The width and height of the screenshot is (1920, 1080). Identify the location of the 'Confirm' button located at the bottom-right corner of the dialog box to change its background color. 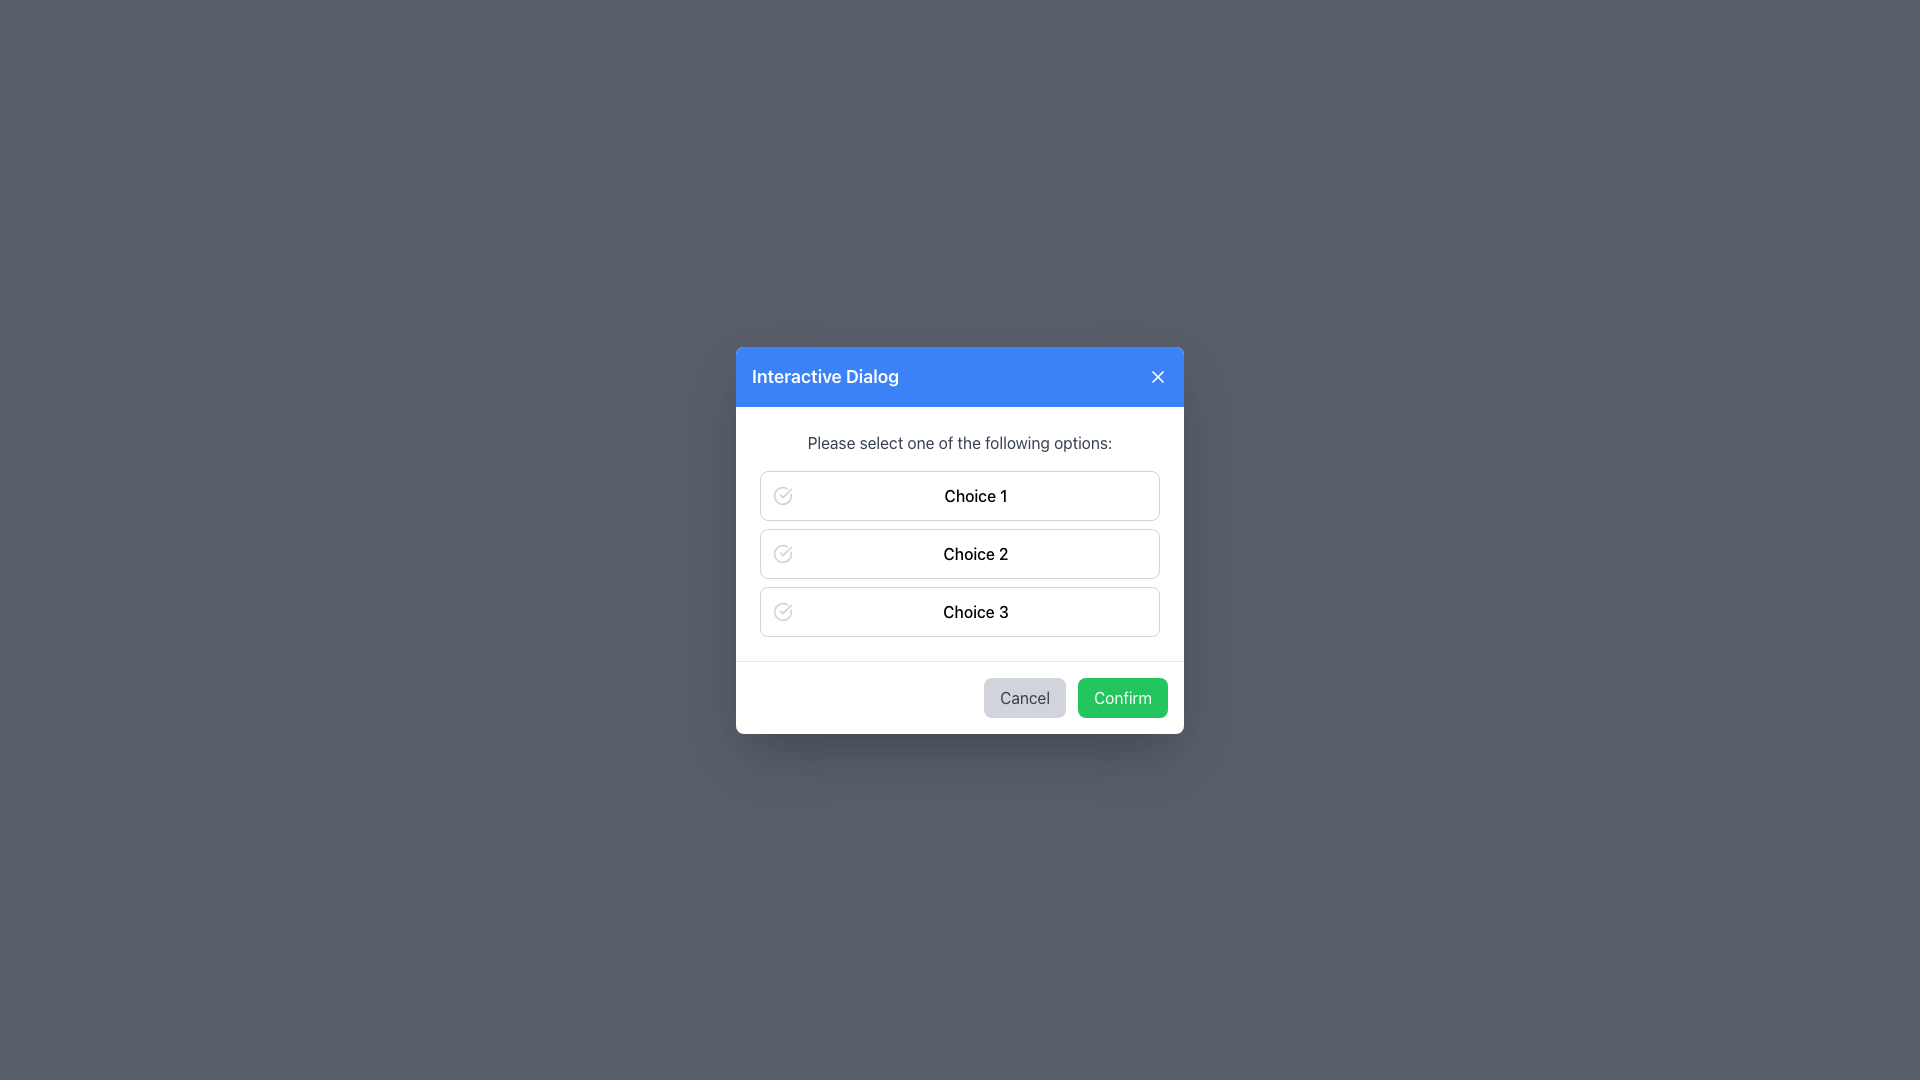
(1123, 696).